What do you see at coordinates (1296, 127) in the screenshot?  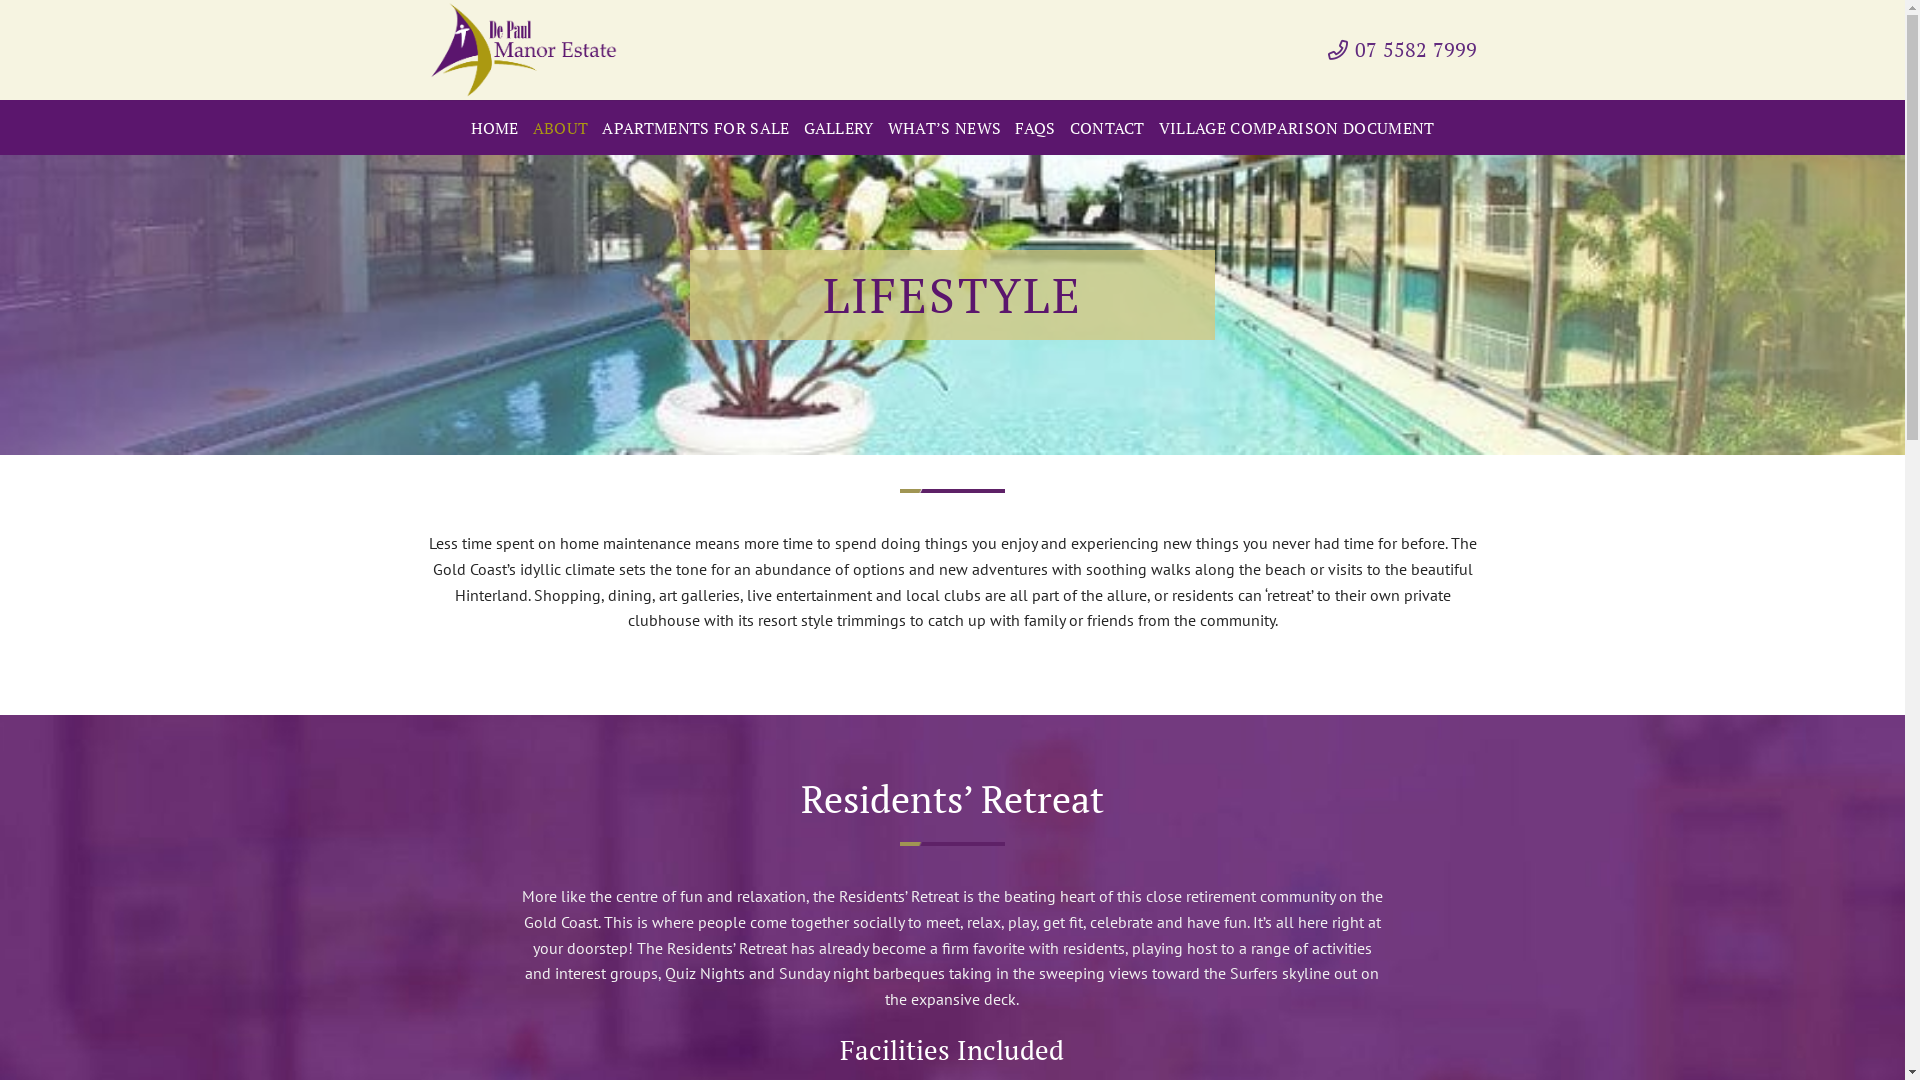 I see `'VILLAGE COMPARISON DOCUMENT'` at bounding box center [1296, 127].